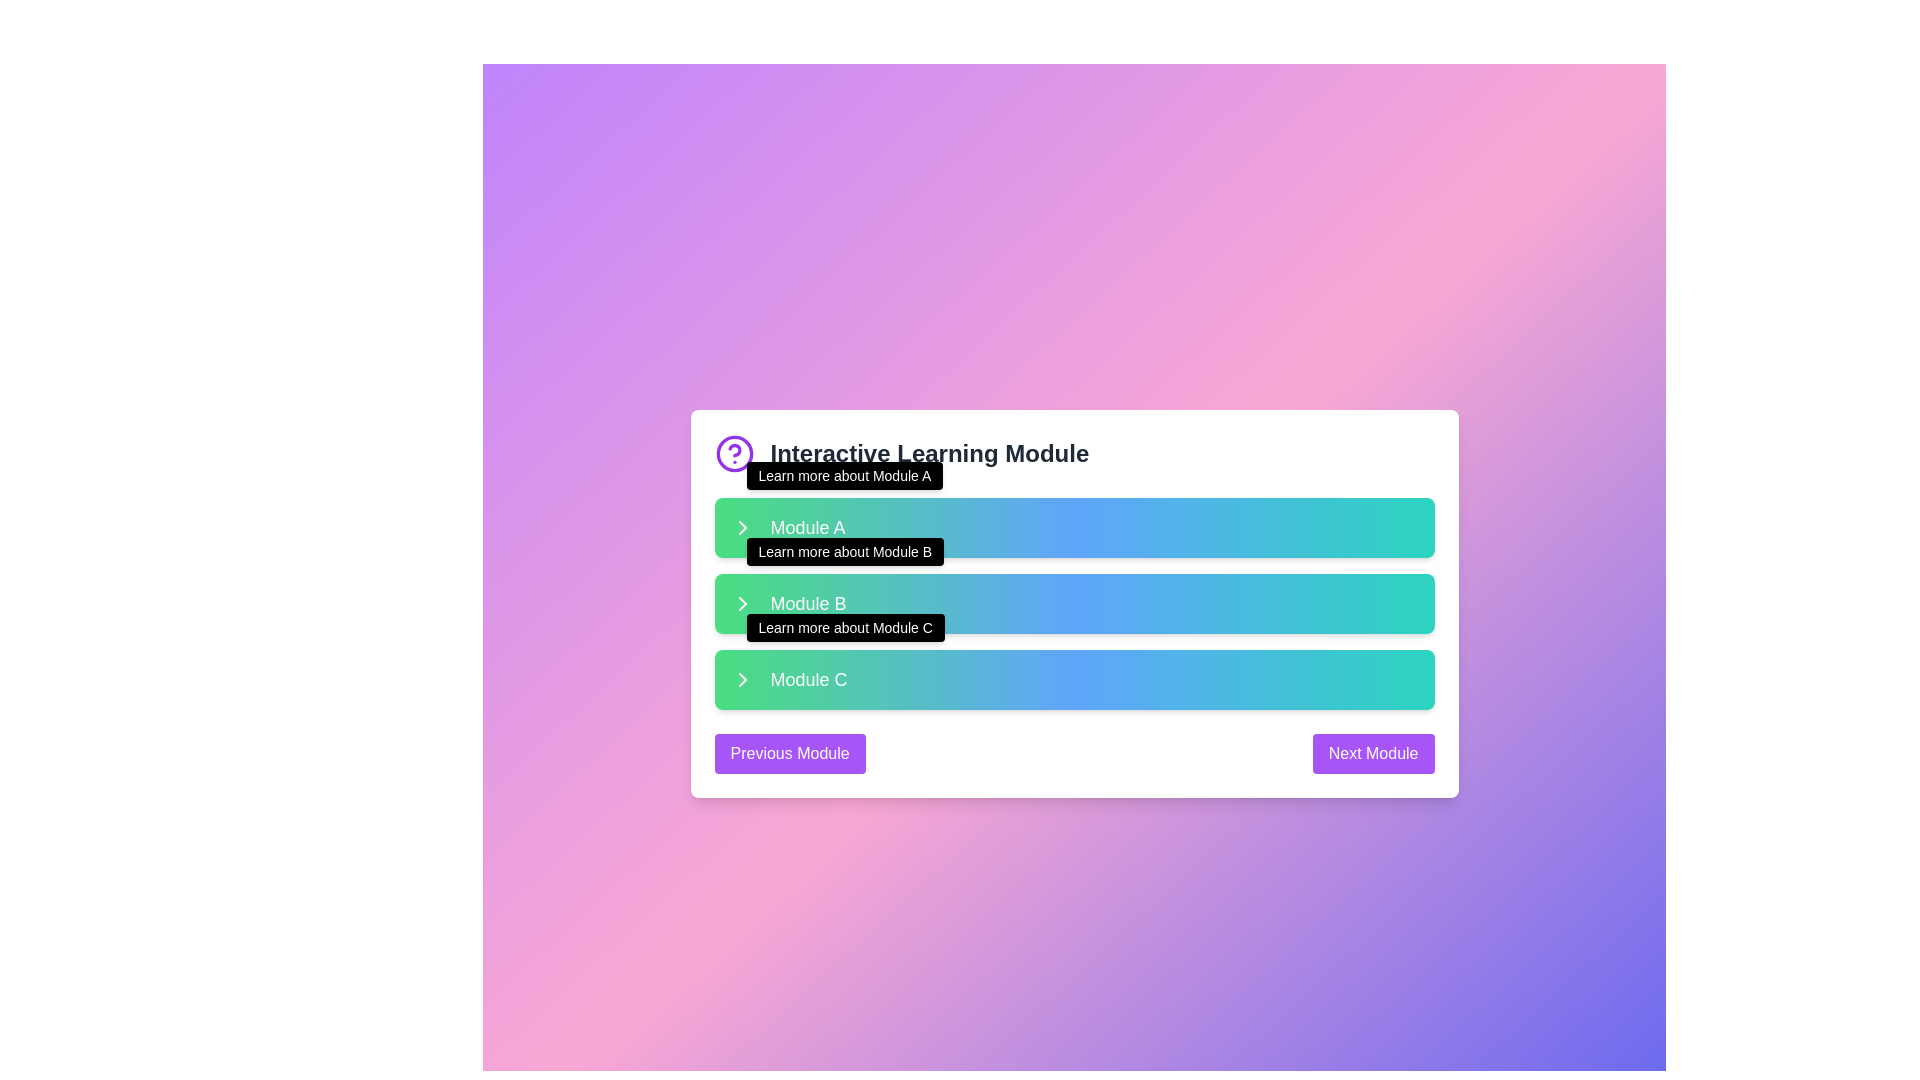 Image resolution: width=1920 pixels, height=1080 pixels. What do you see at coordinates (807, 527) in the screenshot?
I see `the 'Module A' text label, which is styled in white font and is located inside a green-to-blue gradient button with rounded edges` at bounding box center [807, 527].